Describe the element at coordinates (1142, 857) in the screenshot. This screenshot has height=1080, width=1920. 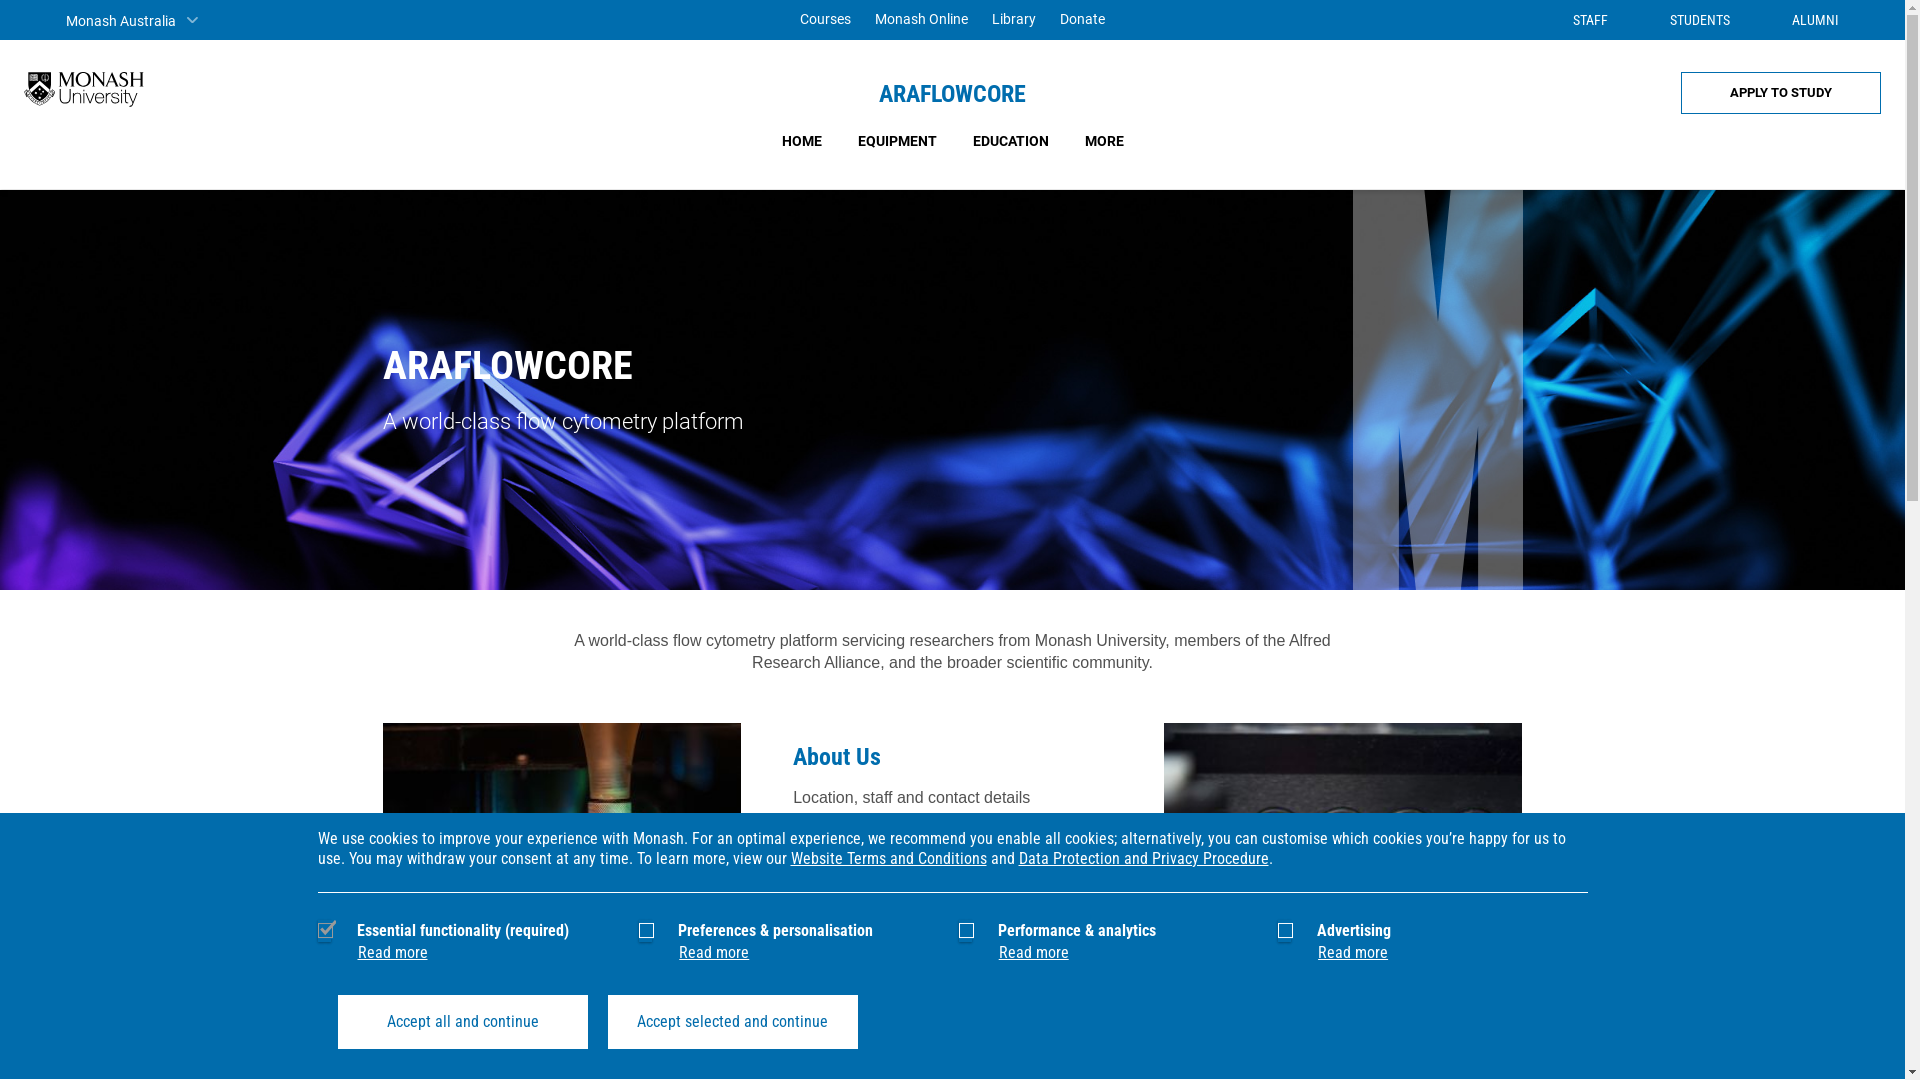
I see `'Data Protection and Privacy Procedure'` at that location.